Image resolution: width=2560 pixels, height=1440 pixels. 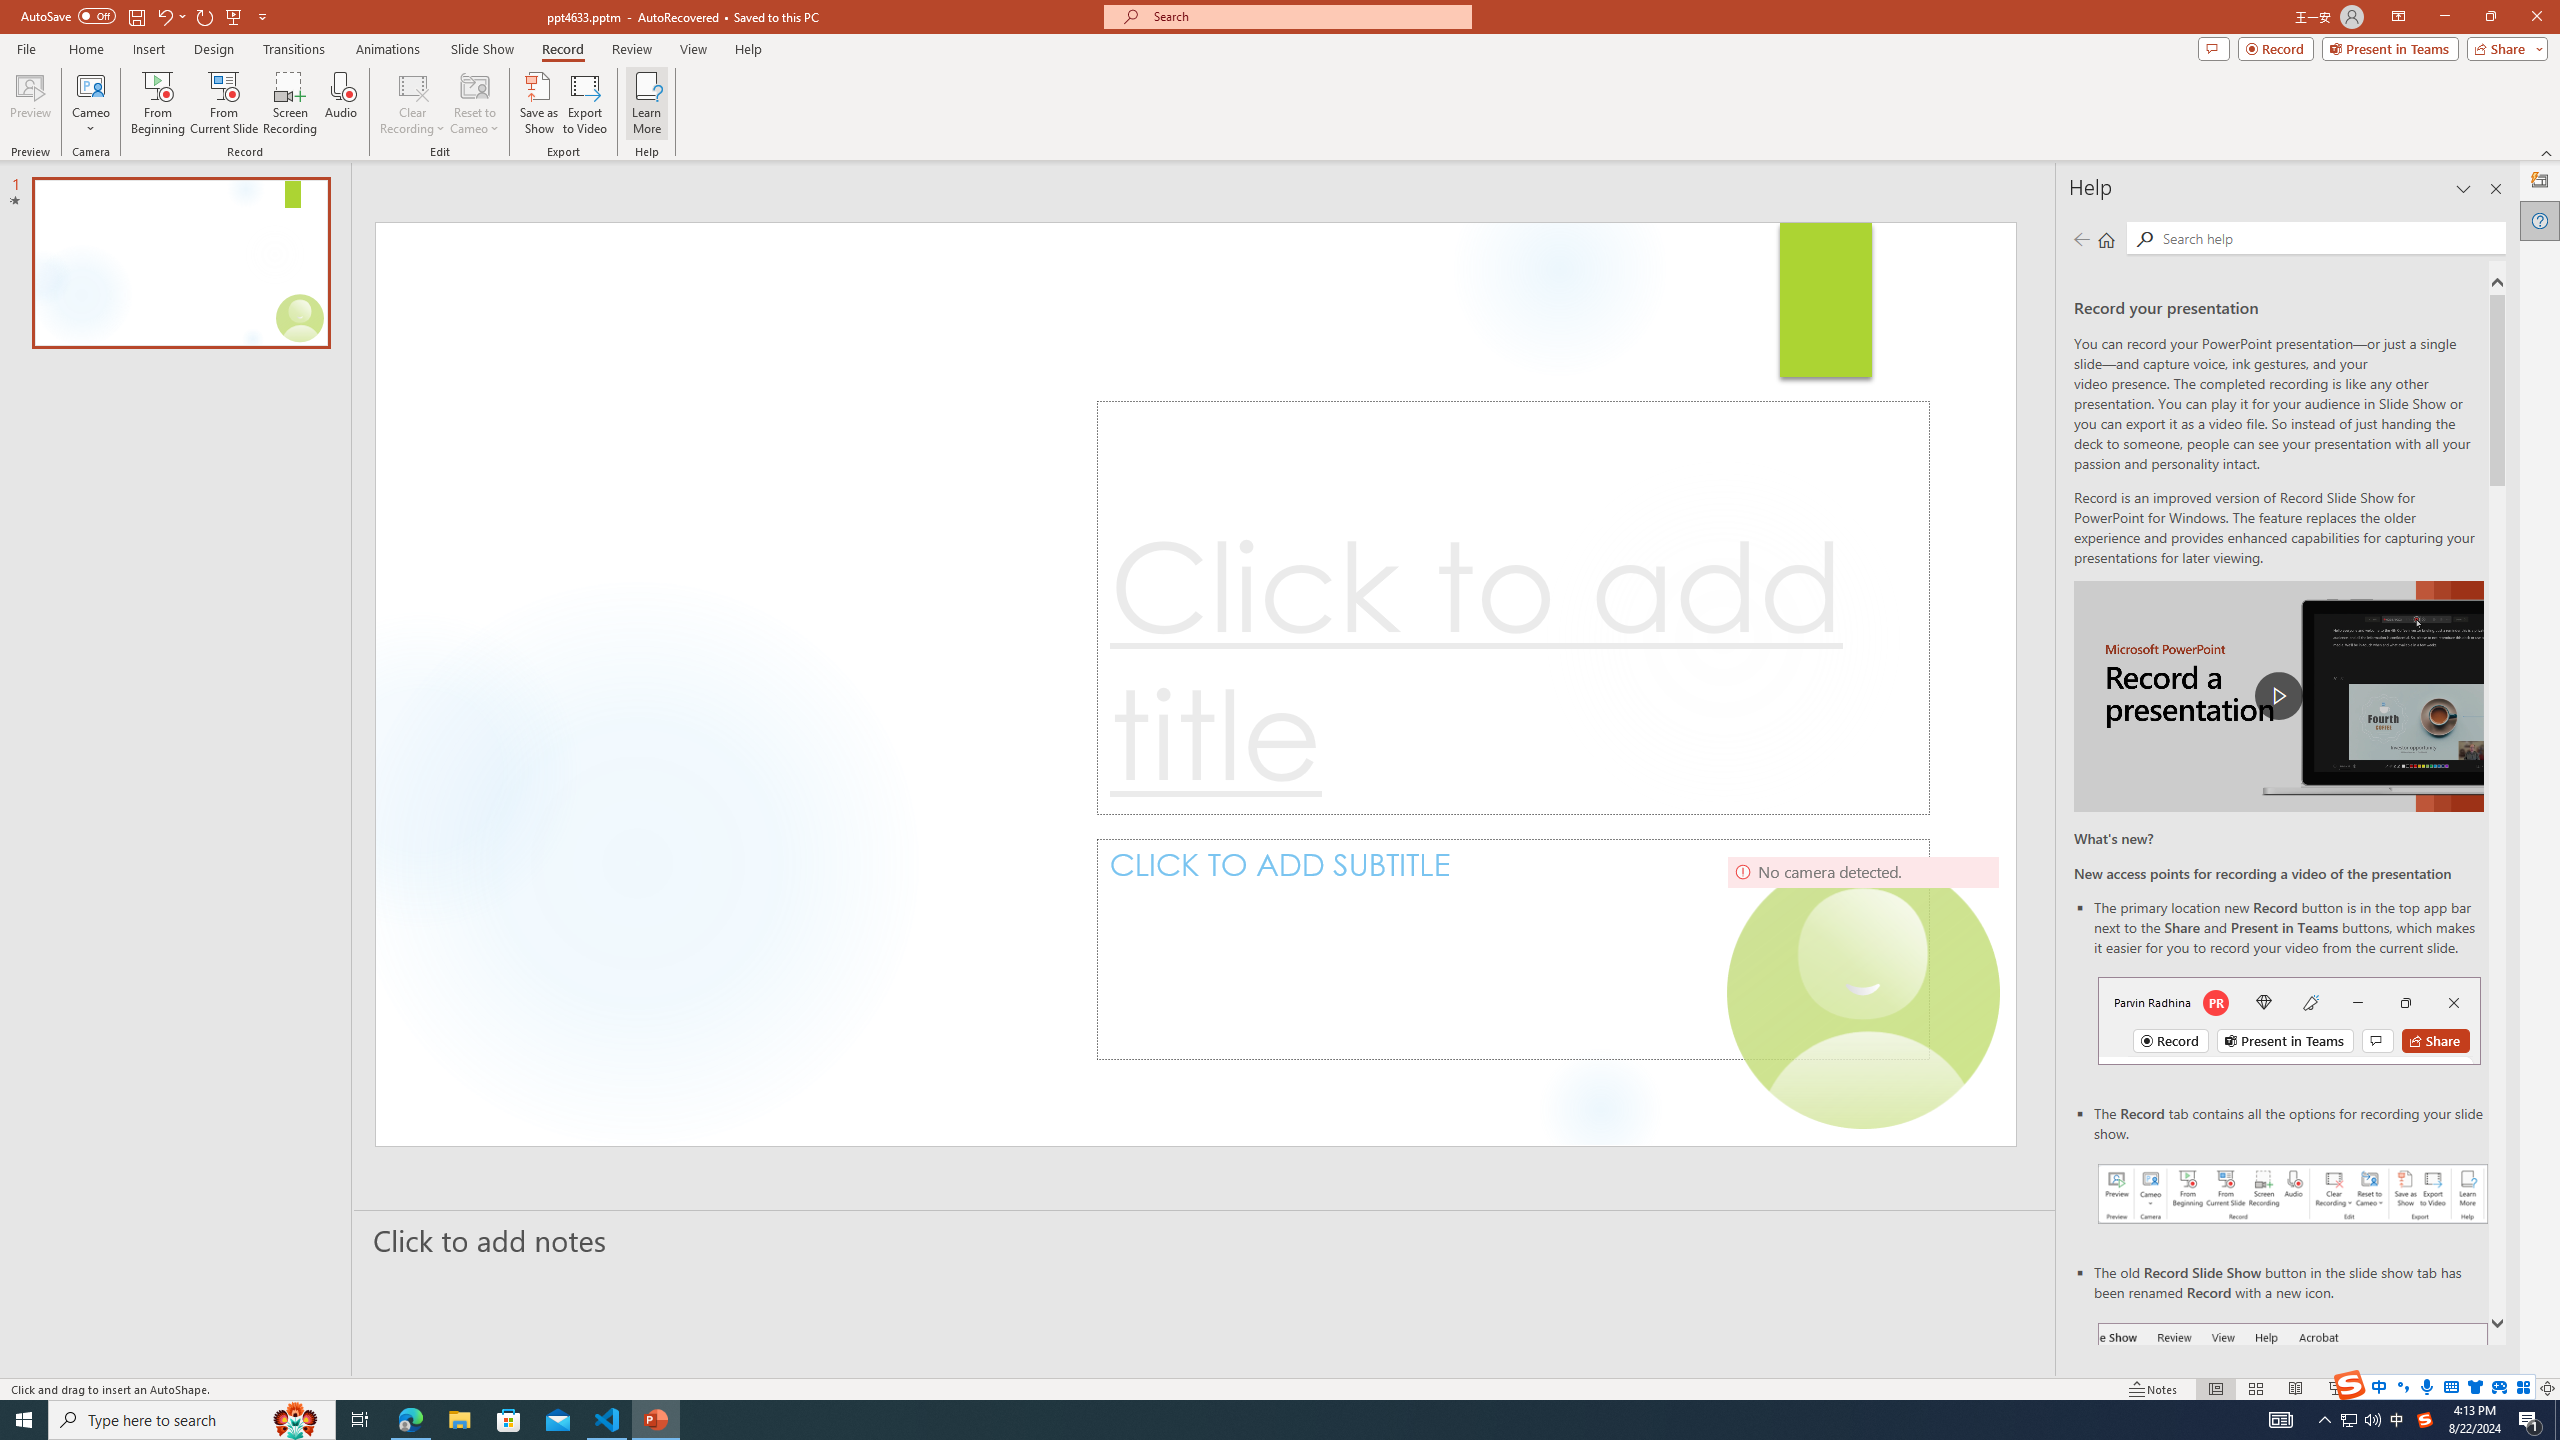 What do you see at coordinates (293, 49) in the screenshot?
I see `'Transitions'` at bounding box center [293, 49].